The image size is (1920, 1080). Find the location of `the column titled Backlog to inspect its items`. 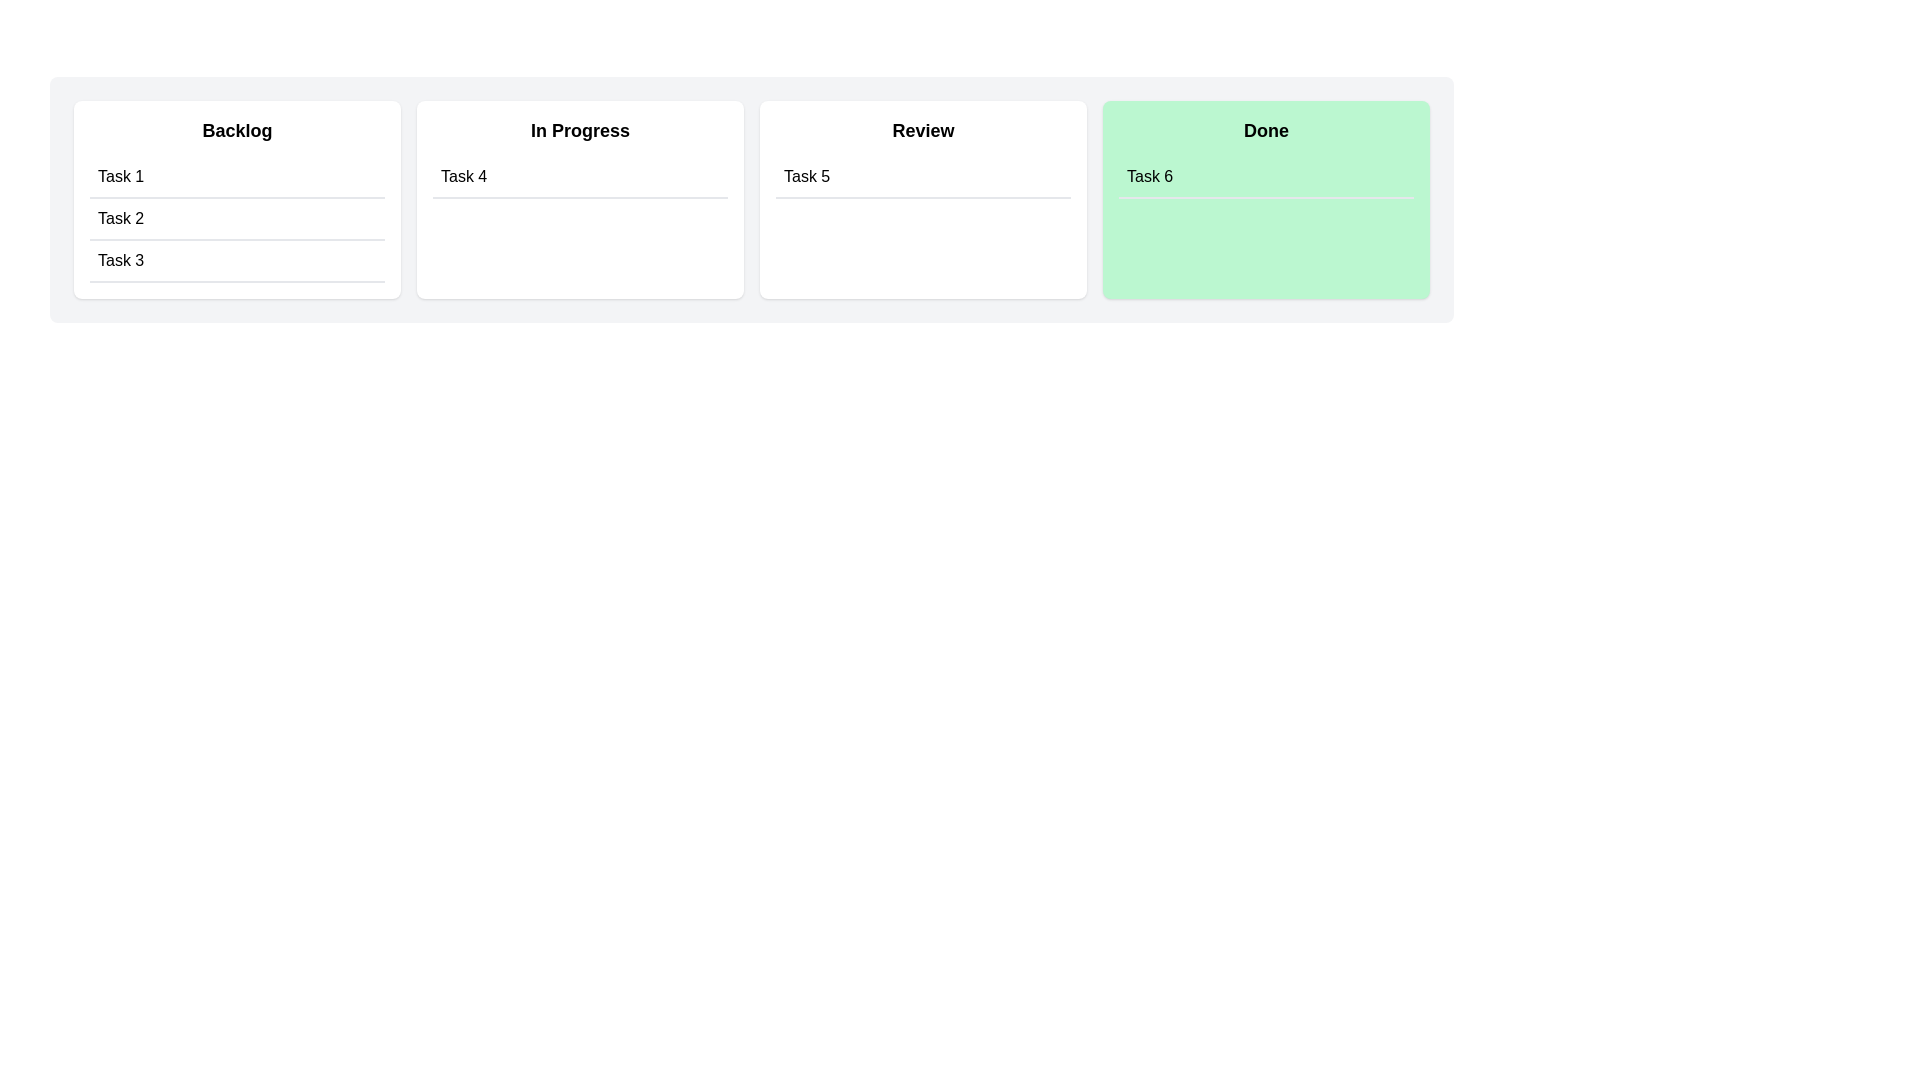

the column titled Backlog to inspect its items is located at coordinates (237, 200).